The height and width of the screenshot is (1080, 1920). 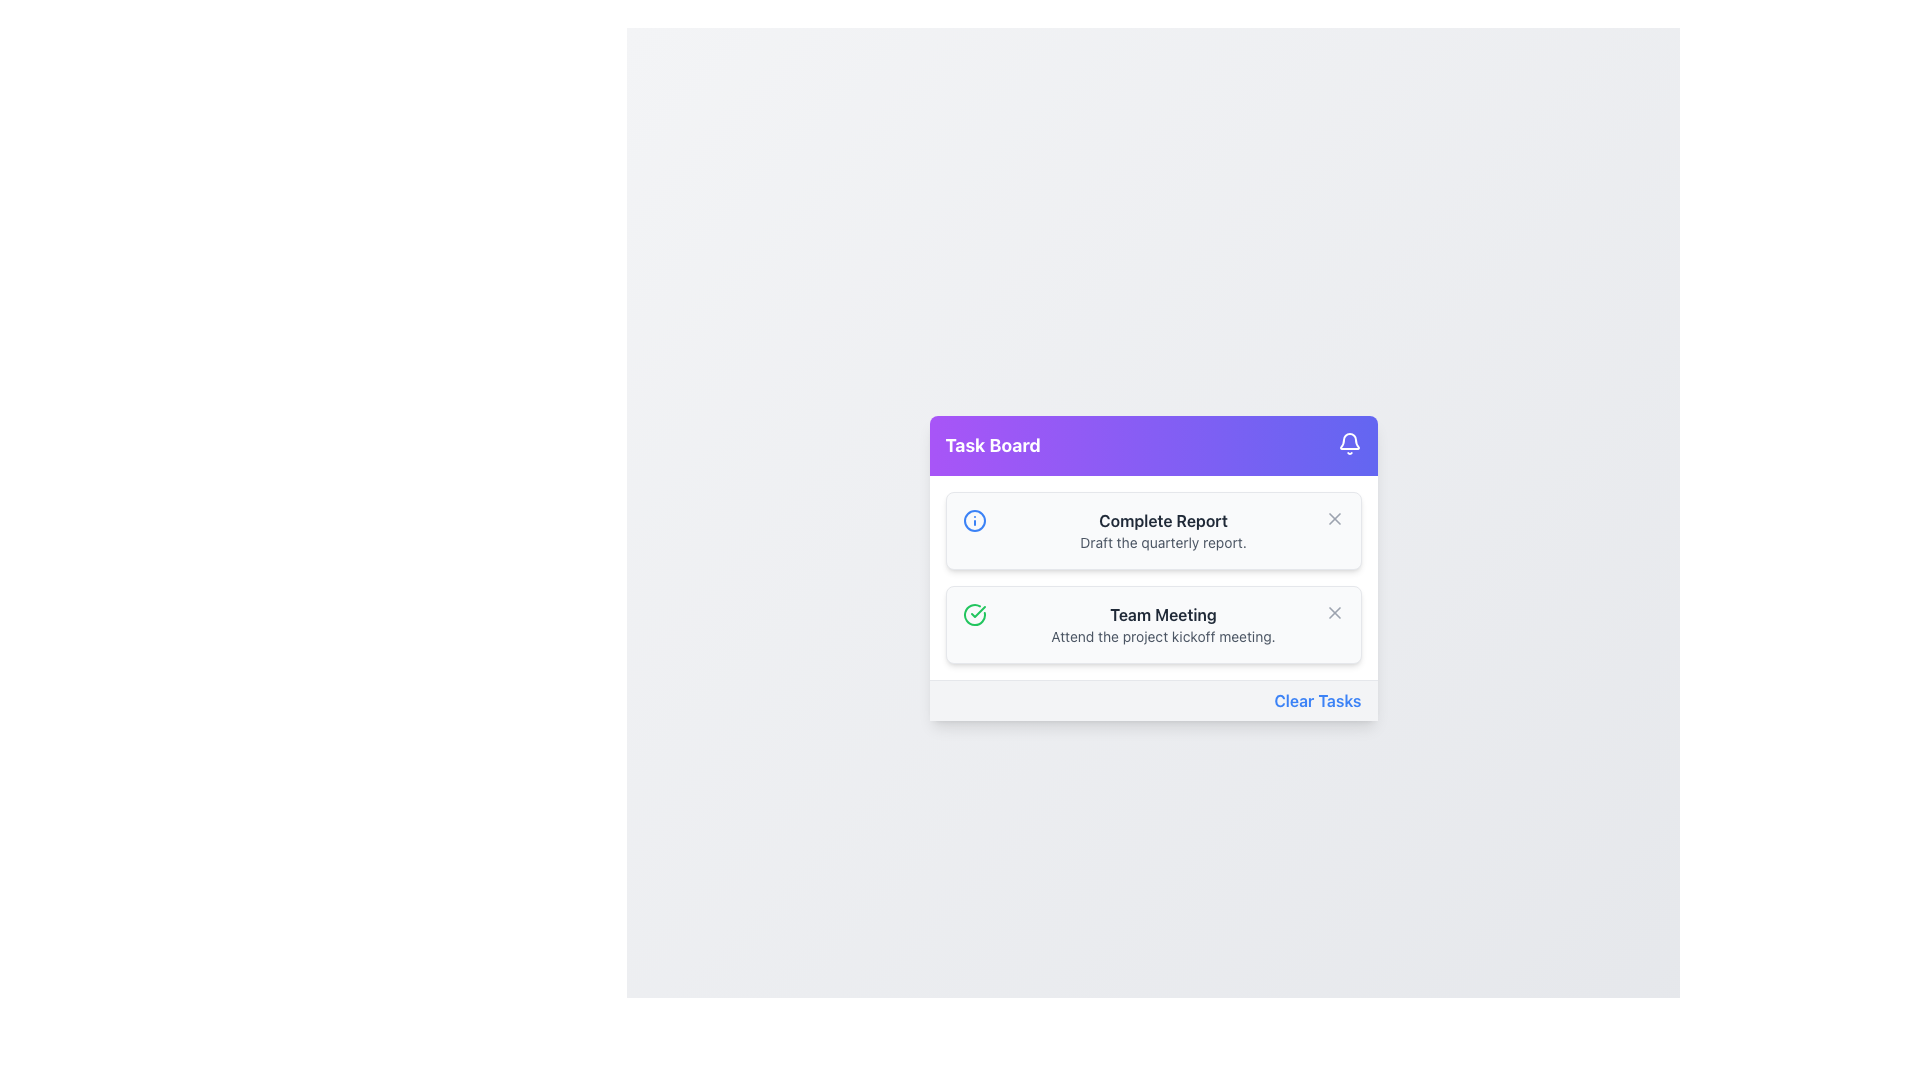 What do you see at coordinates (1163, 636) in the screenshot?
I see `the instructional text element located below 'Team Meeting' in the task card interface, which provides additional context to users` at bounding box center [1163, 636].